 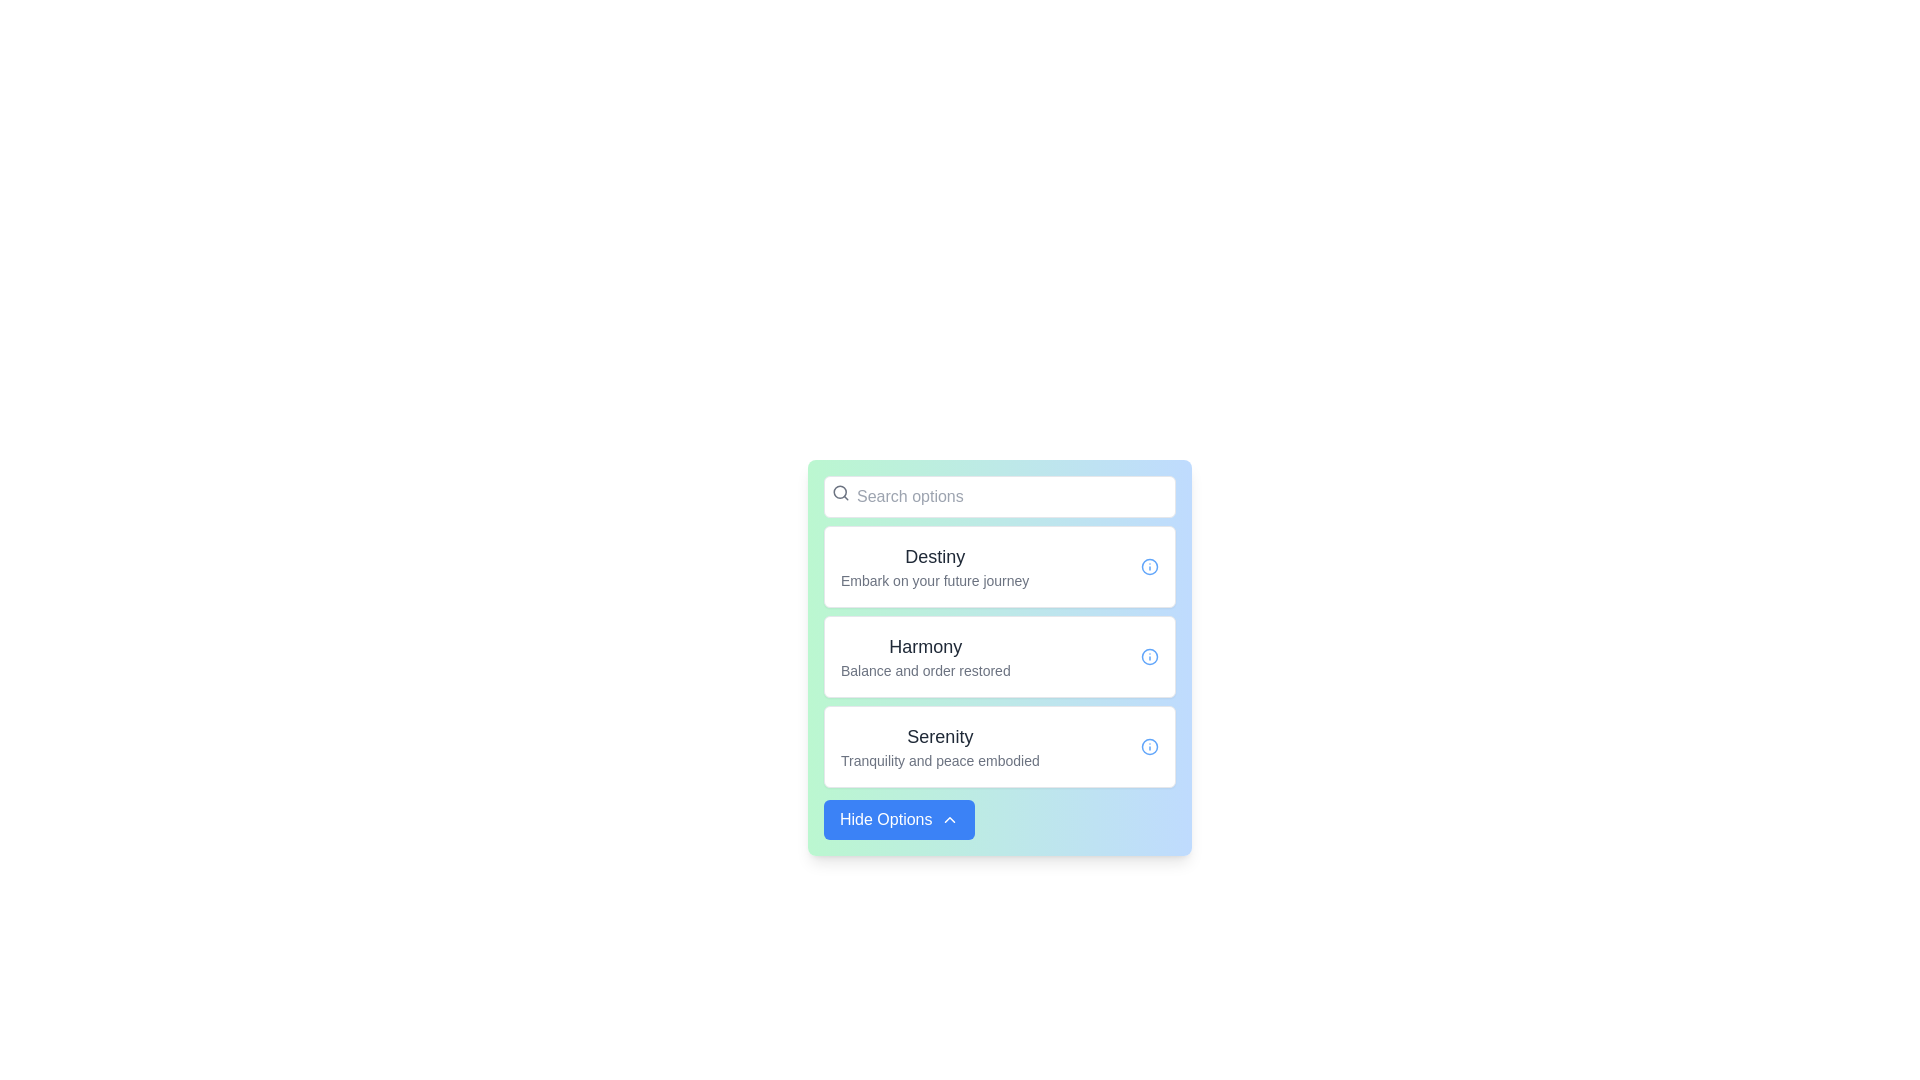 What do you see at coordinates (939, 736) in the screenshot?
I see `the text label titled 'Serenity', which serves as the main identifier for the associated section in the list` at bounding box center [939, 736].